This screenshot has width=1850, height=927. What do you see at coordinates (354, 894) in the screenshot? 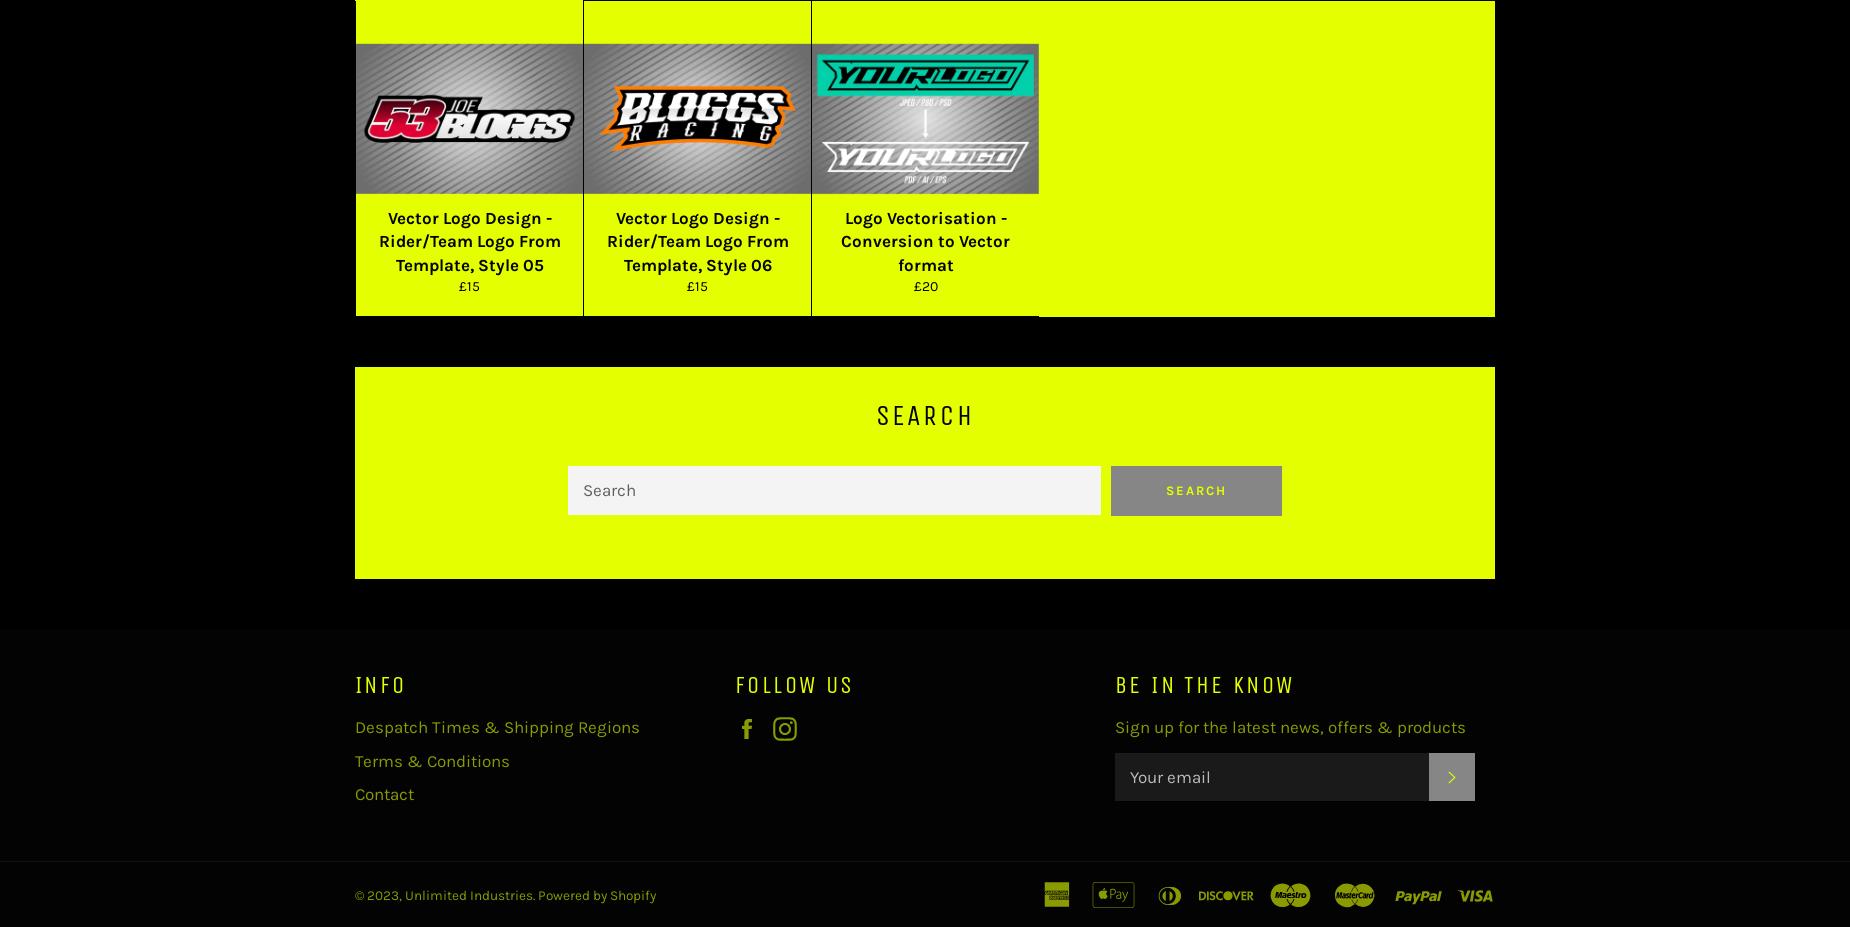
I see `'© 2023,'` at bounding box center [354, 894].